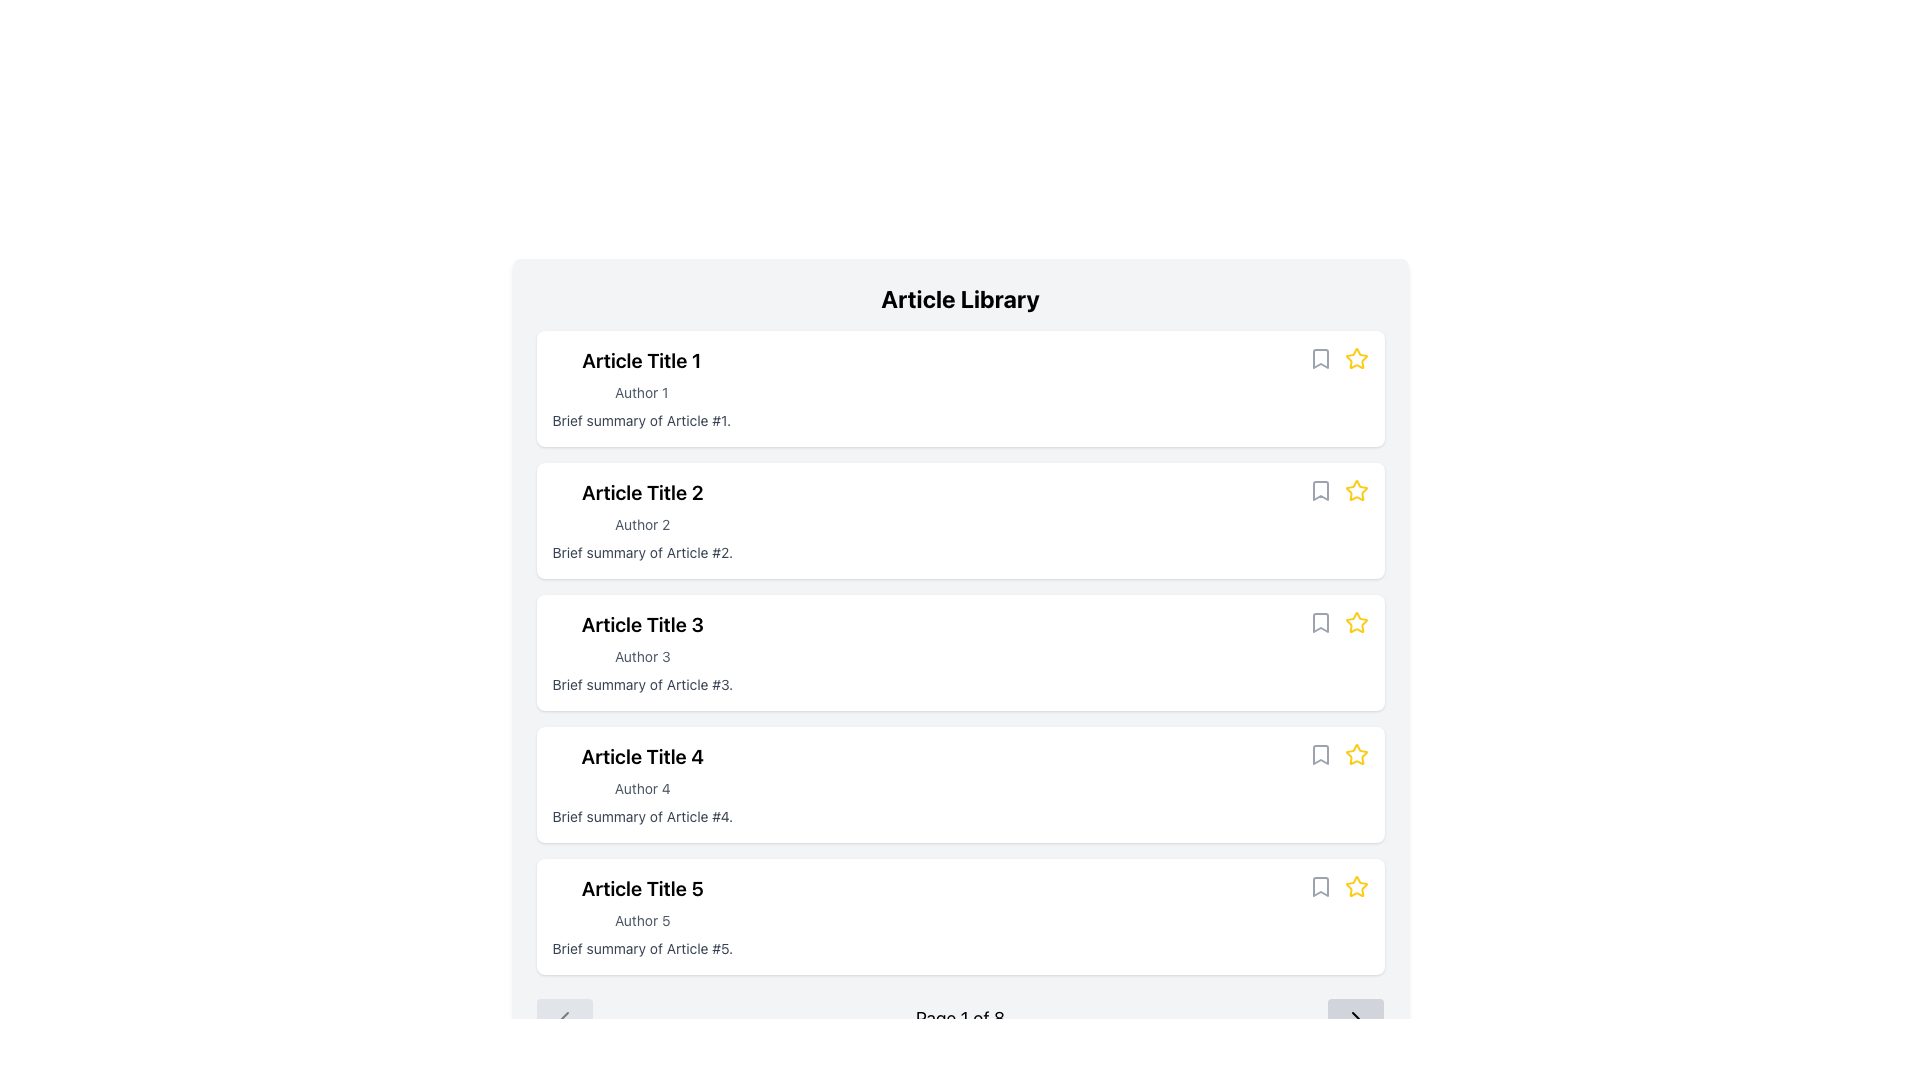 Image resolution: width=1920 pixels, height=1080 pixels. What do you see at coordinates (1320, 755) in the screenshot?
I see `the bookmark icon located to the right of 'Article Title 4', adjacent to the star icon` at bounding box center [1320, 755].